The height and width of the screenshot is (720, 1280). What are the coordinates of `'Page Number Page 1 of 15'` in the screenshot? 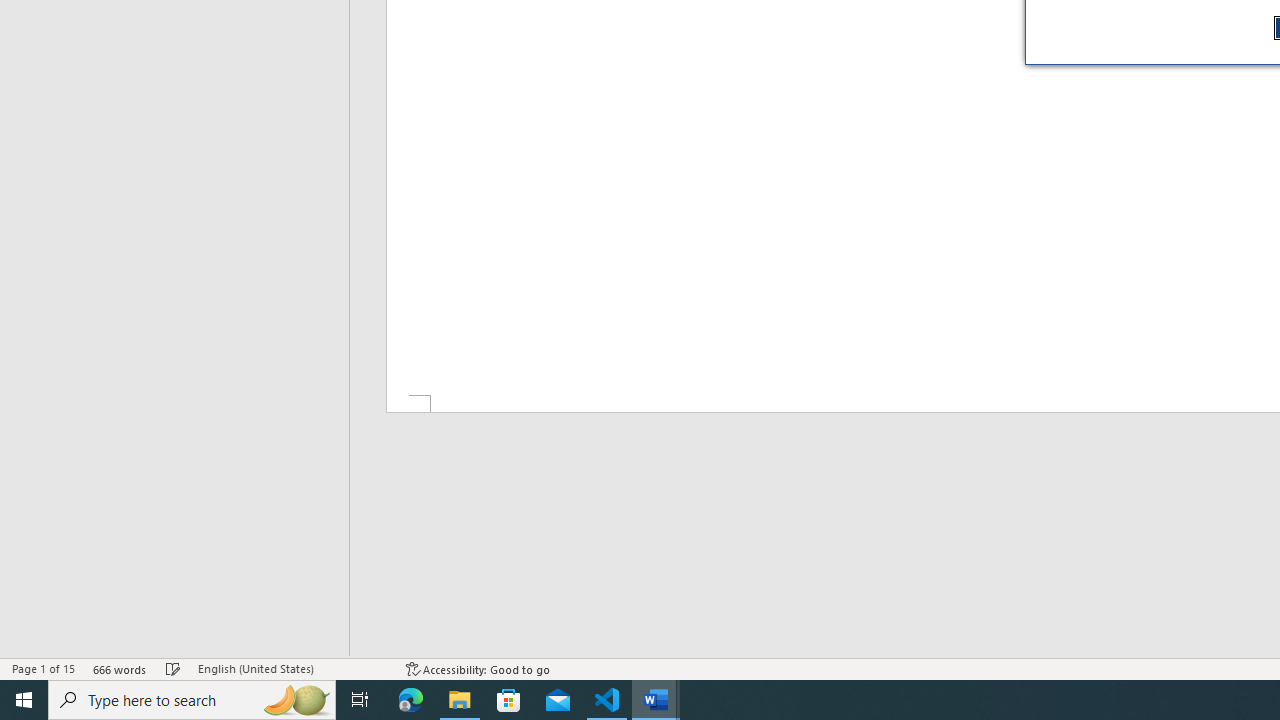 It's located at (43, 669).